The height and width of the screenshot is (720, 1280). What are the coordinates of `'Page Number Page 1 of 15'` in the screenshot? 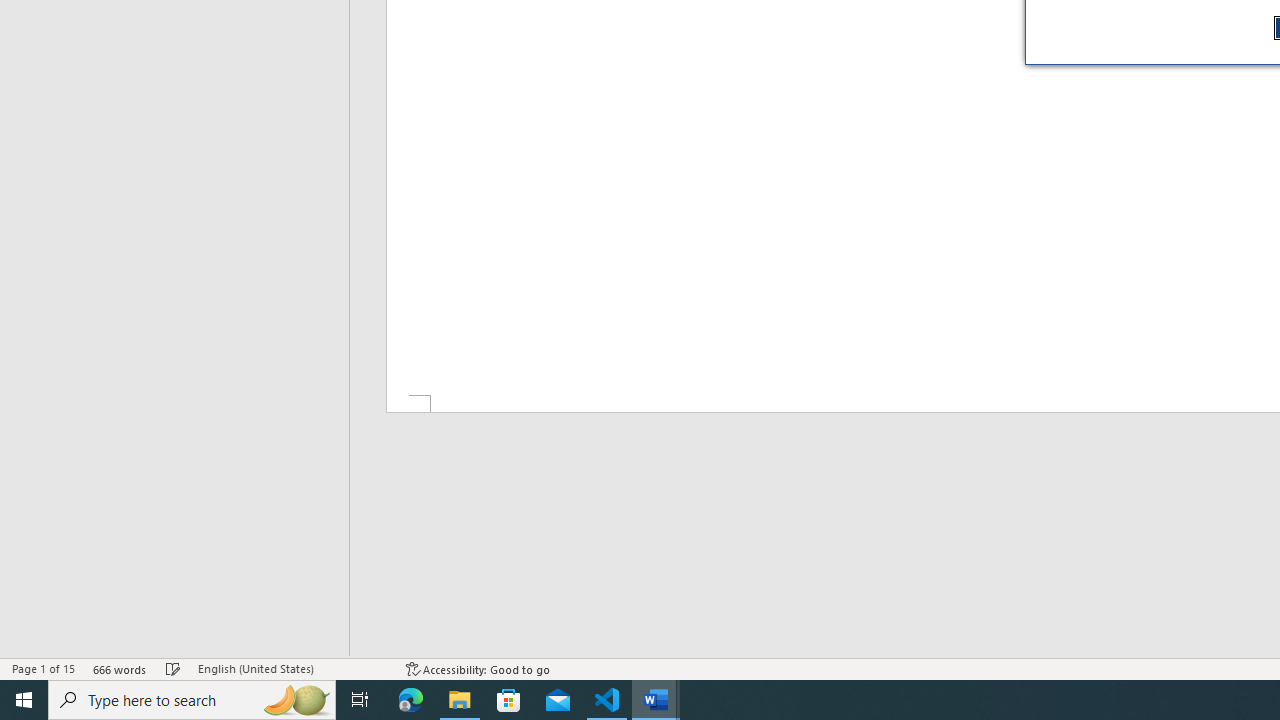 It's located at (43, 669).